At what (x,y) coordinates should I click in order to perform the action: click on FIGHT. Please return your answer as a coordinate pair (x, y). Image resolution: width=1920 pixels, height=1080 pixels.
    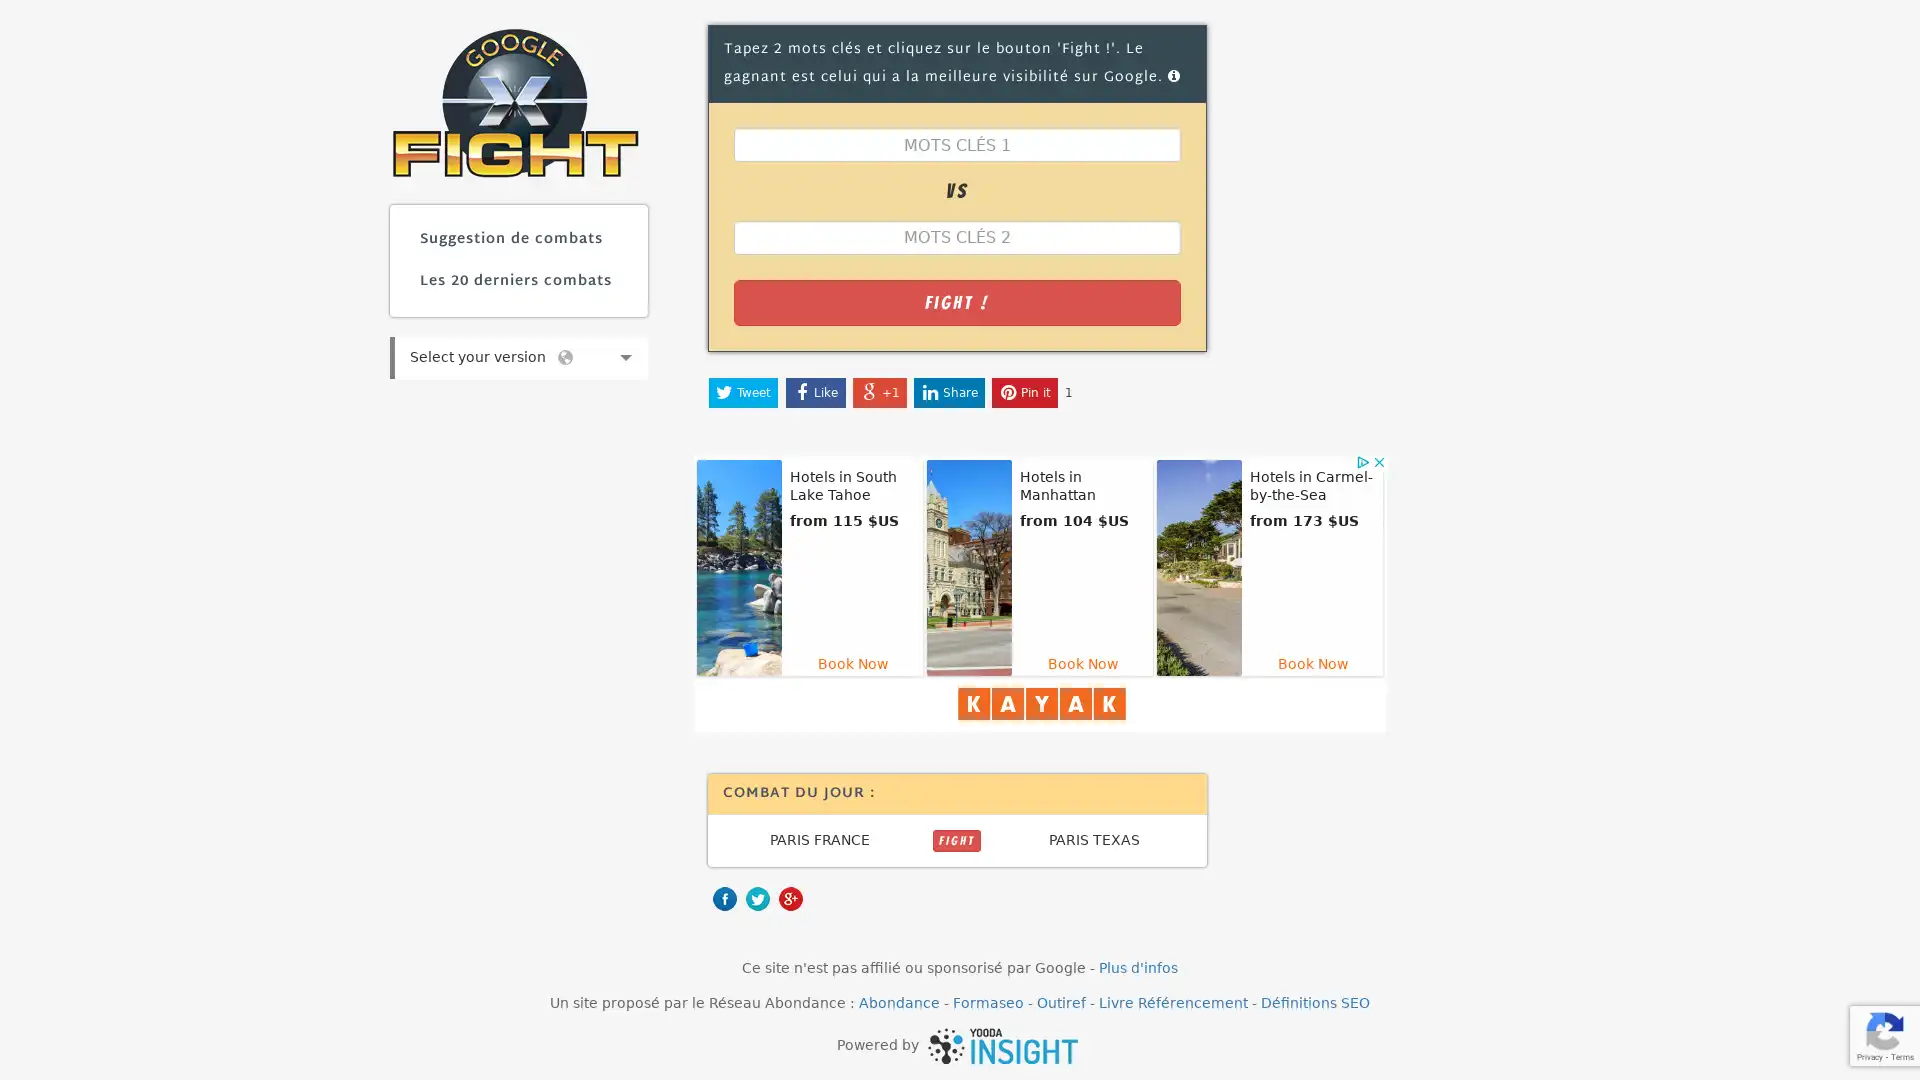
    Looking at the image, I should click on (955, 840).